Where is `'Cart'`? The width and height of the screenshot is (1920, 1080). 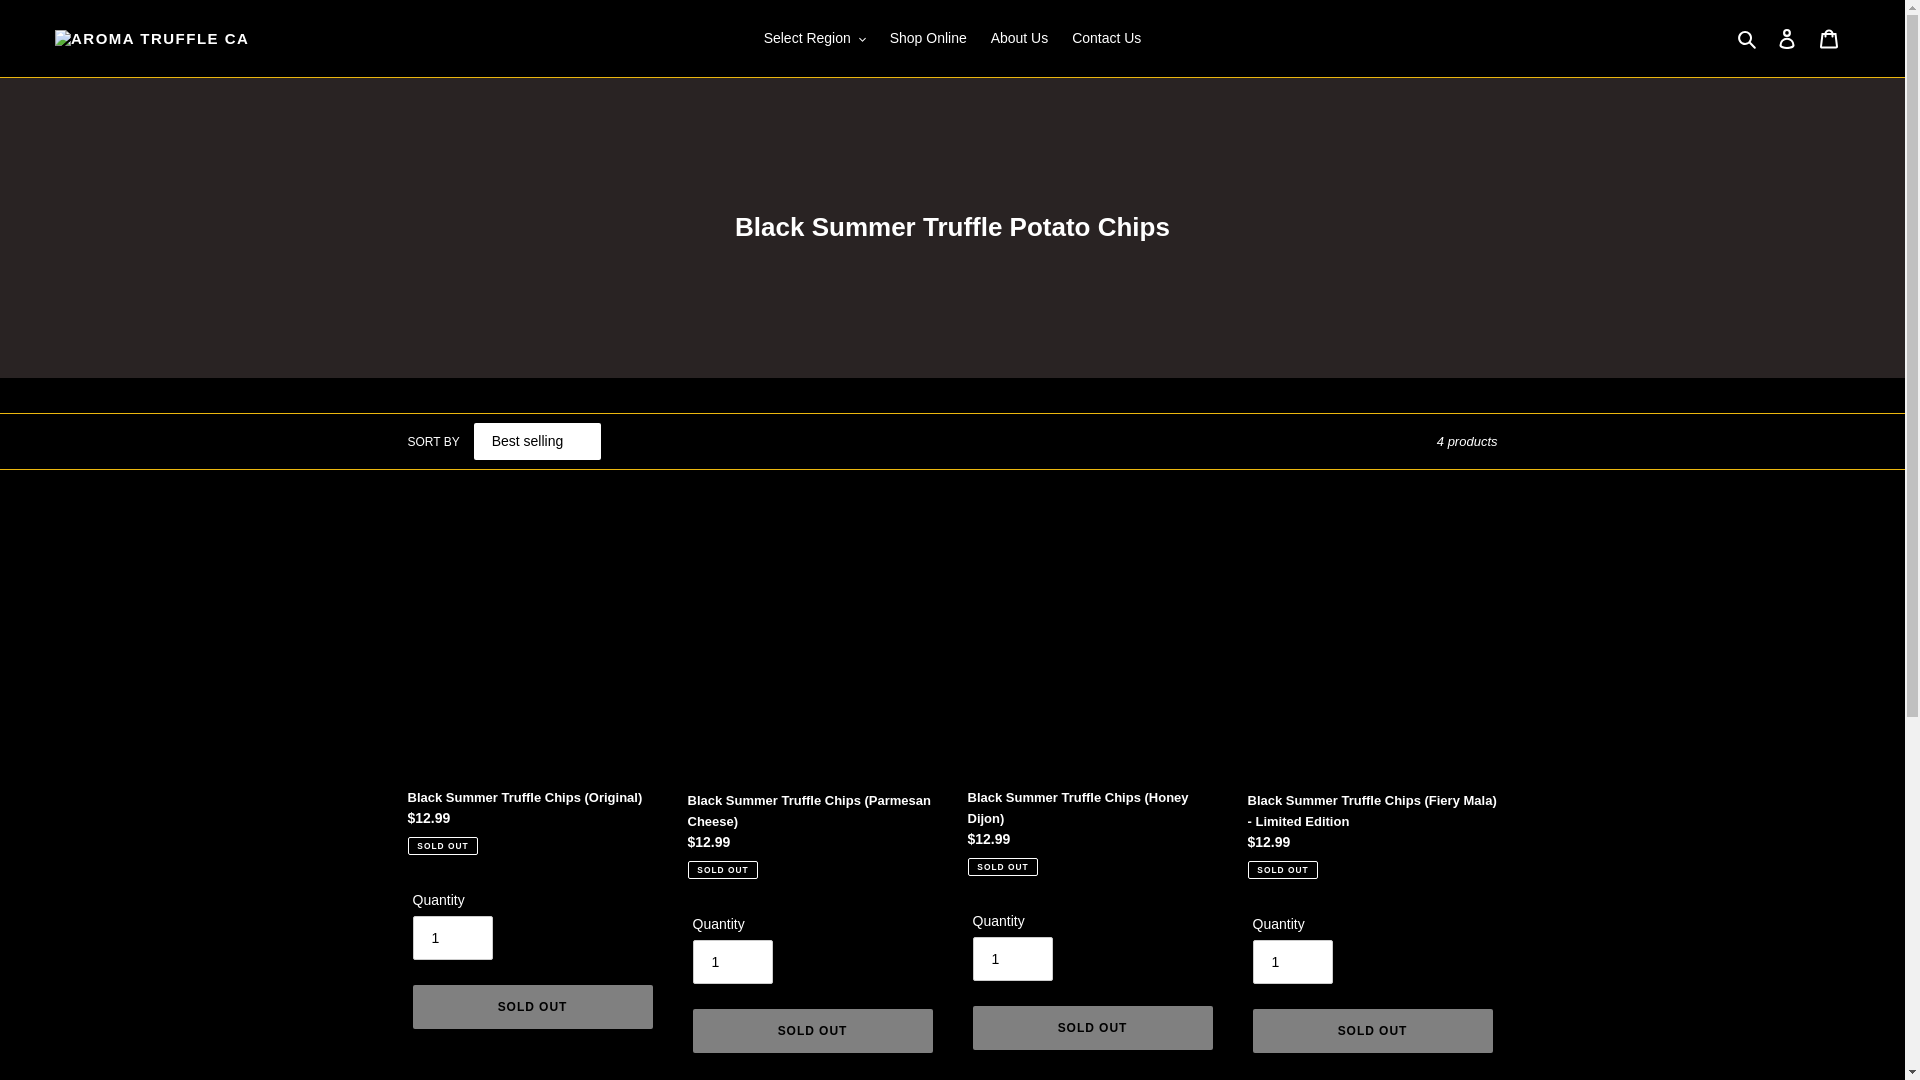 'Cart' is located at coordinates (1828, 38).